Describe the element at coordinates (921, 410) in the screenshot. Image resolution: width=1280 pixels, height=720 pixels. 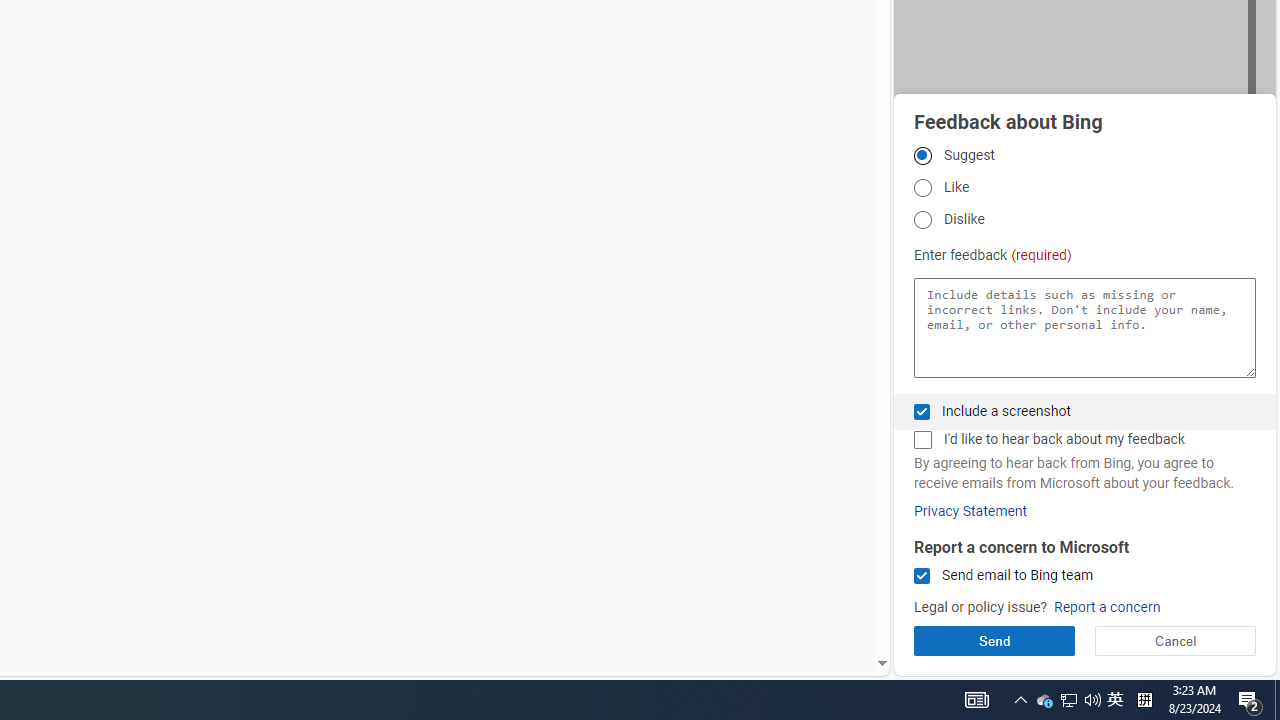
I see `'Include a screenshot'` at that location.